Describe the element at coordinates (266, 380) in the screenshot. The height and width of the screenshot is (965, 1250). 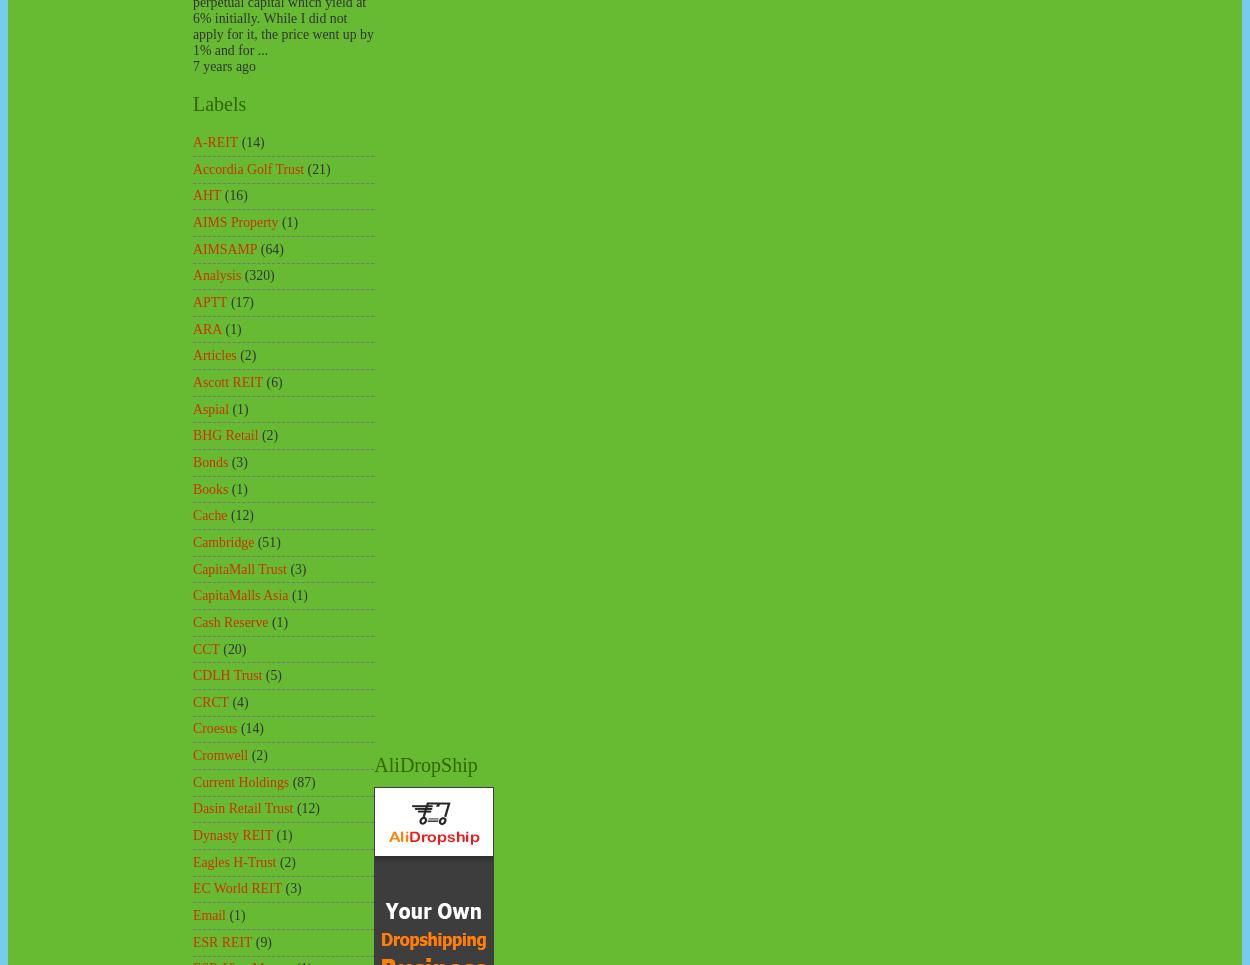
I see `'(6)'` at that location.